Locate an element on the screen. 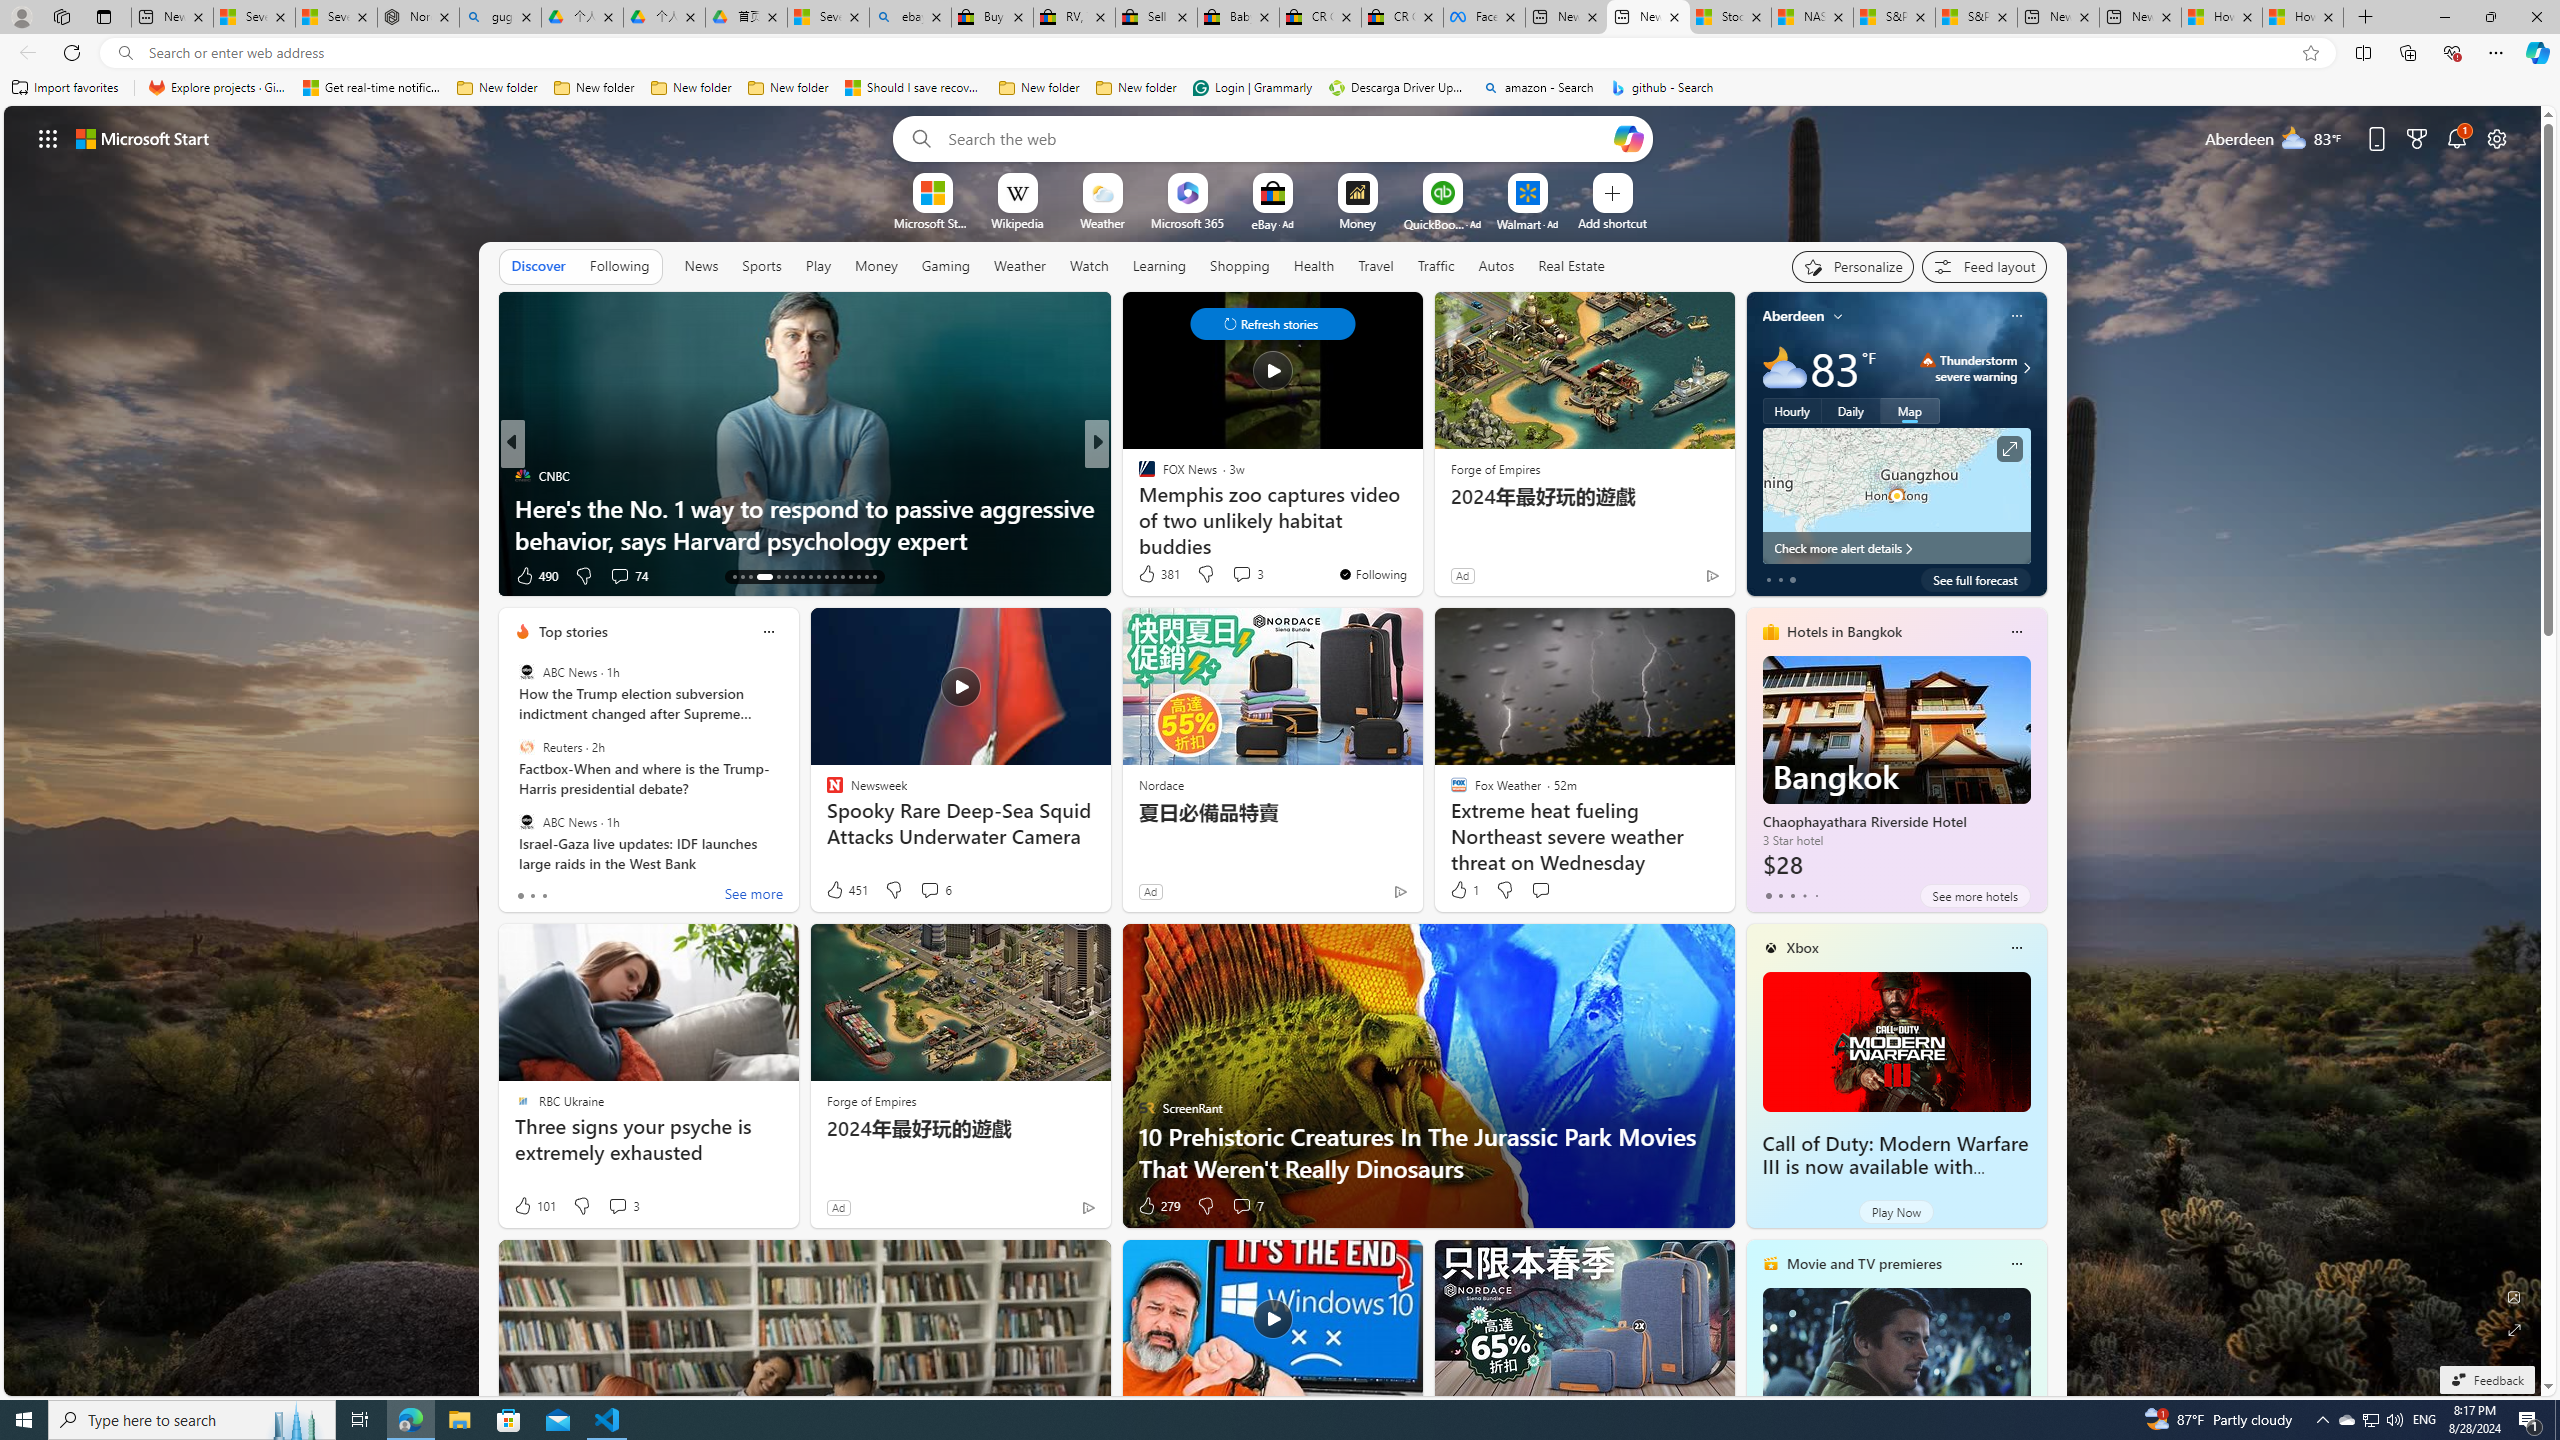  'Real Estate' is located at coordinates (1570, 265).